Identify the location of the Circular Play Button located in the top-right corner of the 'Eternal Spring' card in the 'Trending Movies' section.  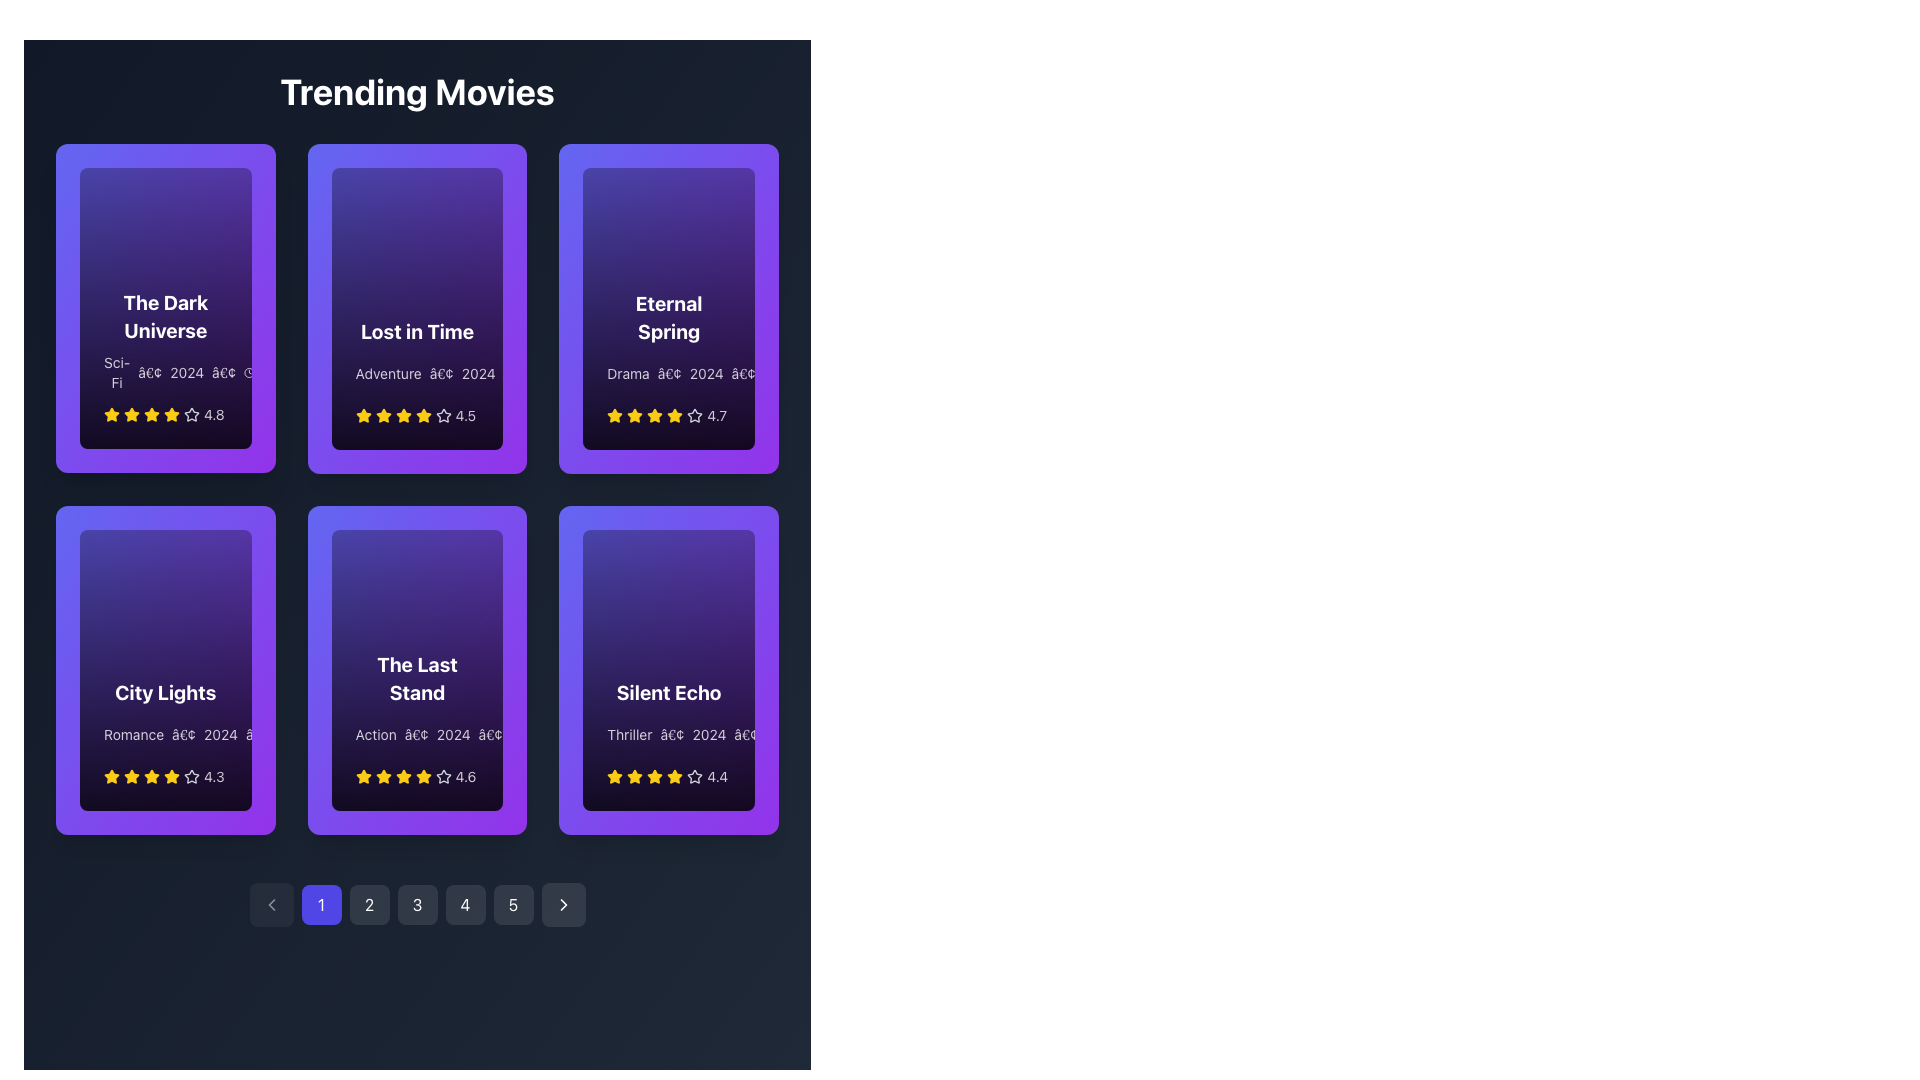
(743, 185).